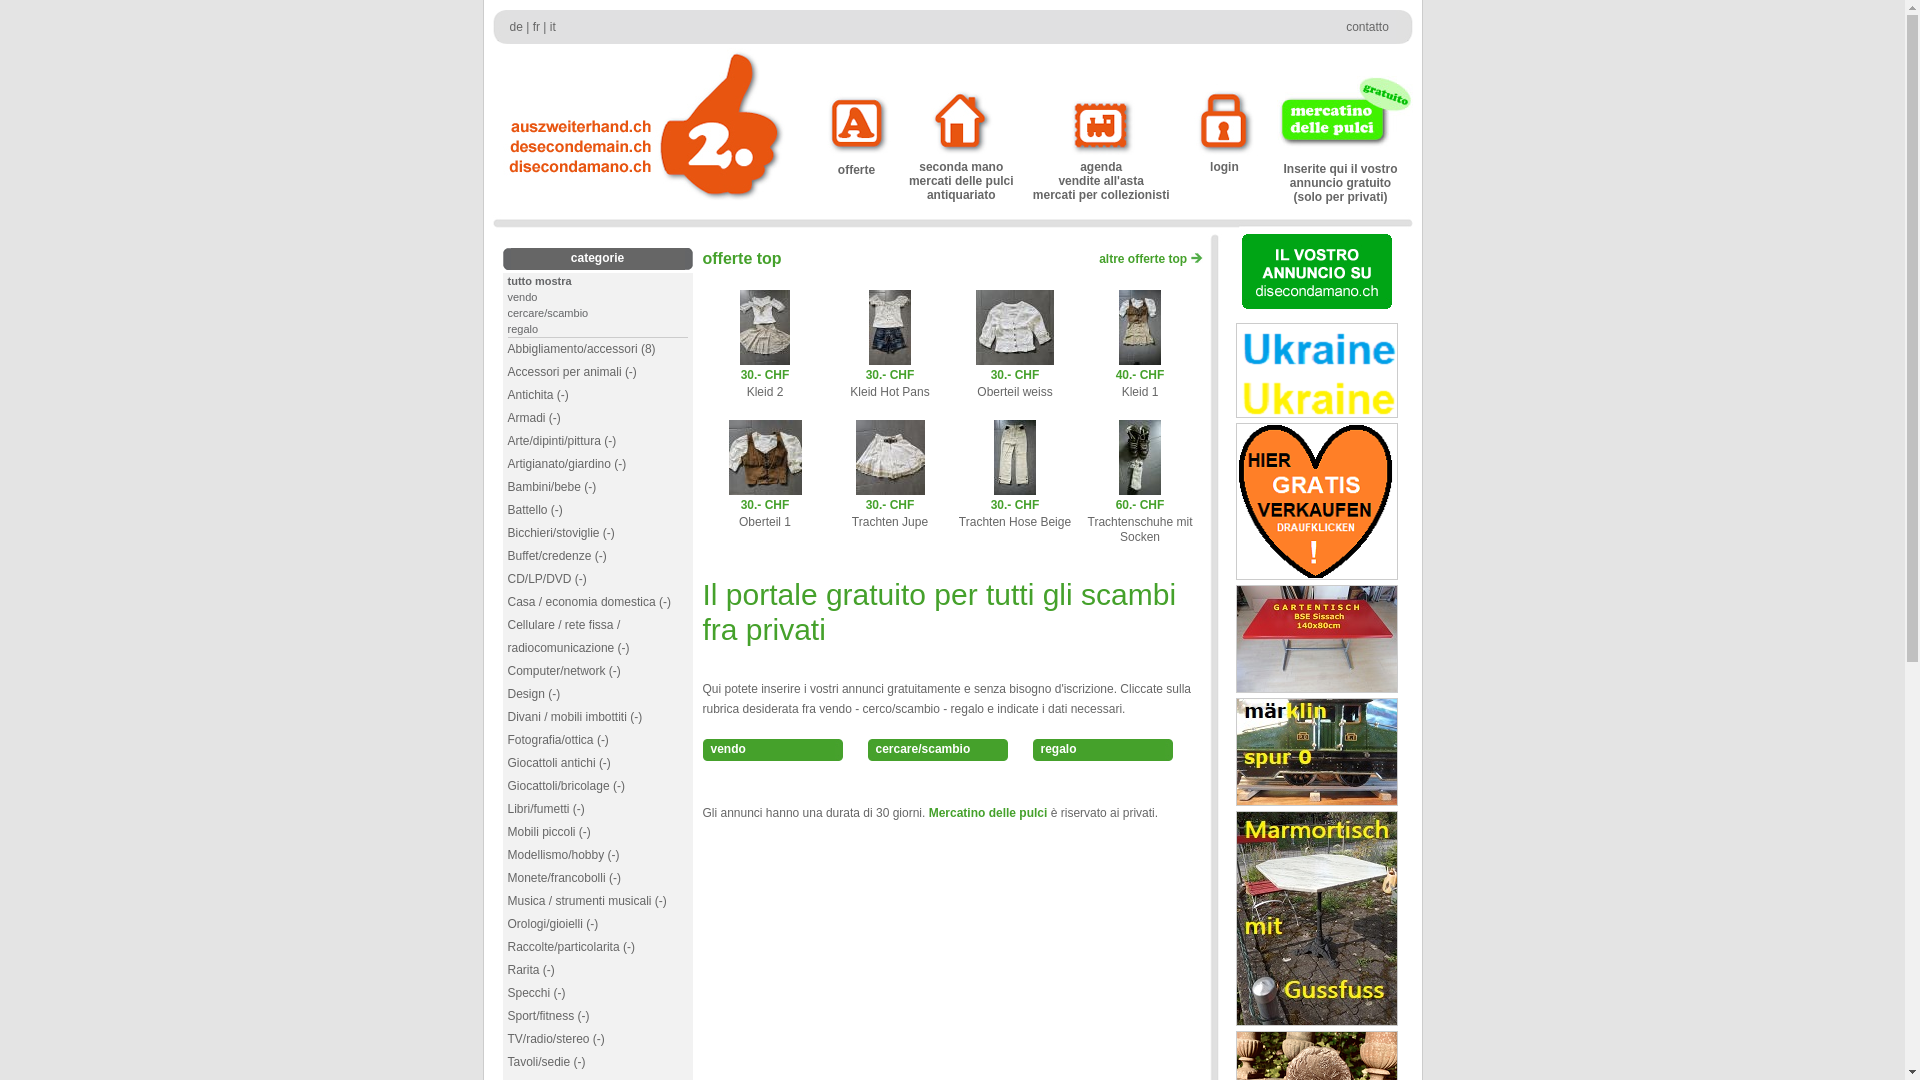 The height and width of the screenshot is (1080, 1920). What do you see at coordinates (546, 808) in the screenshot?
I see `'Libri/fumetti (-)'` at bounding box center [546, 808].